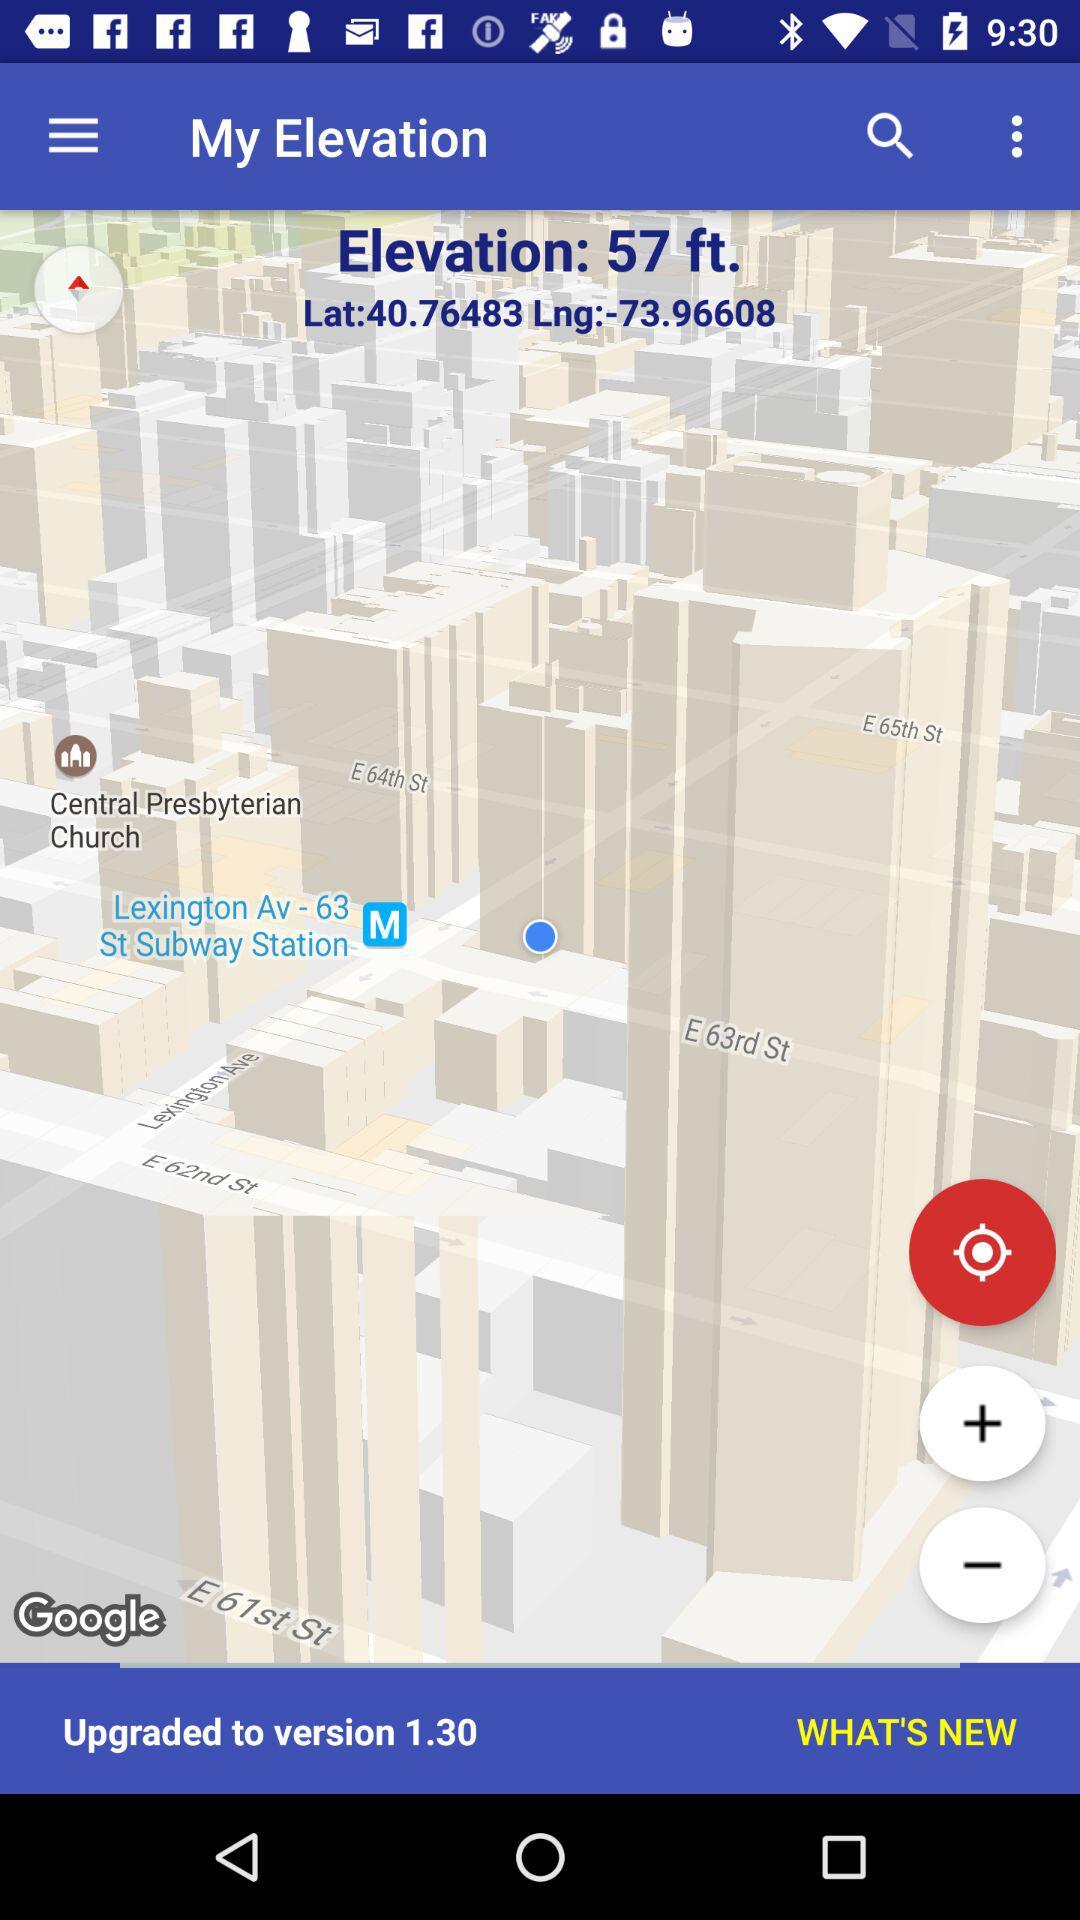  Describe the element at coordinates (981, 1422) in the screenshot. I see `to zoom` at that location.